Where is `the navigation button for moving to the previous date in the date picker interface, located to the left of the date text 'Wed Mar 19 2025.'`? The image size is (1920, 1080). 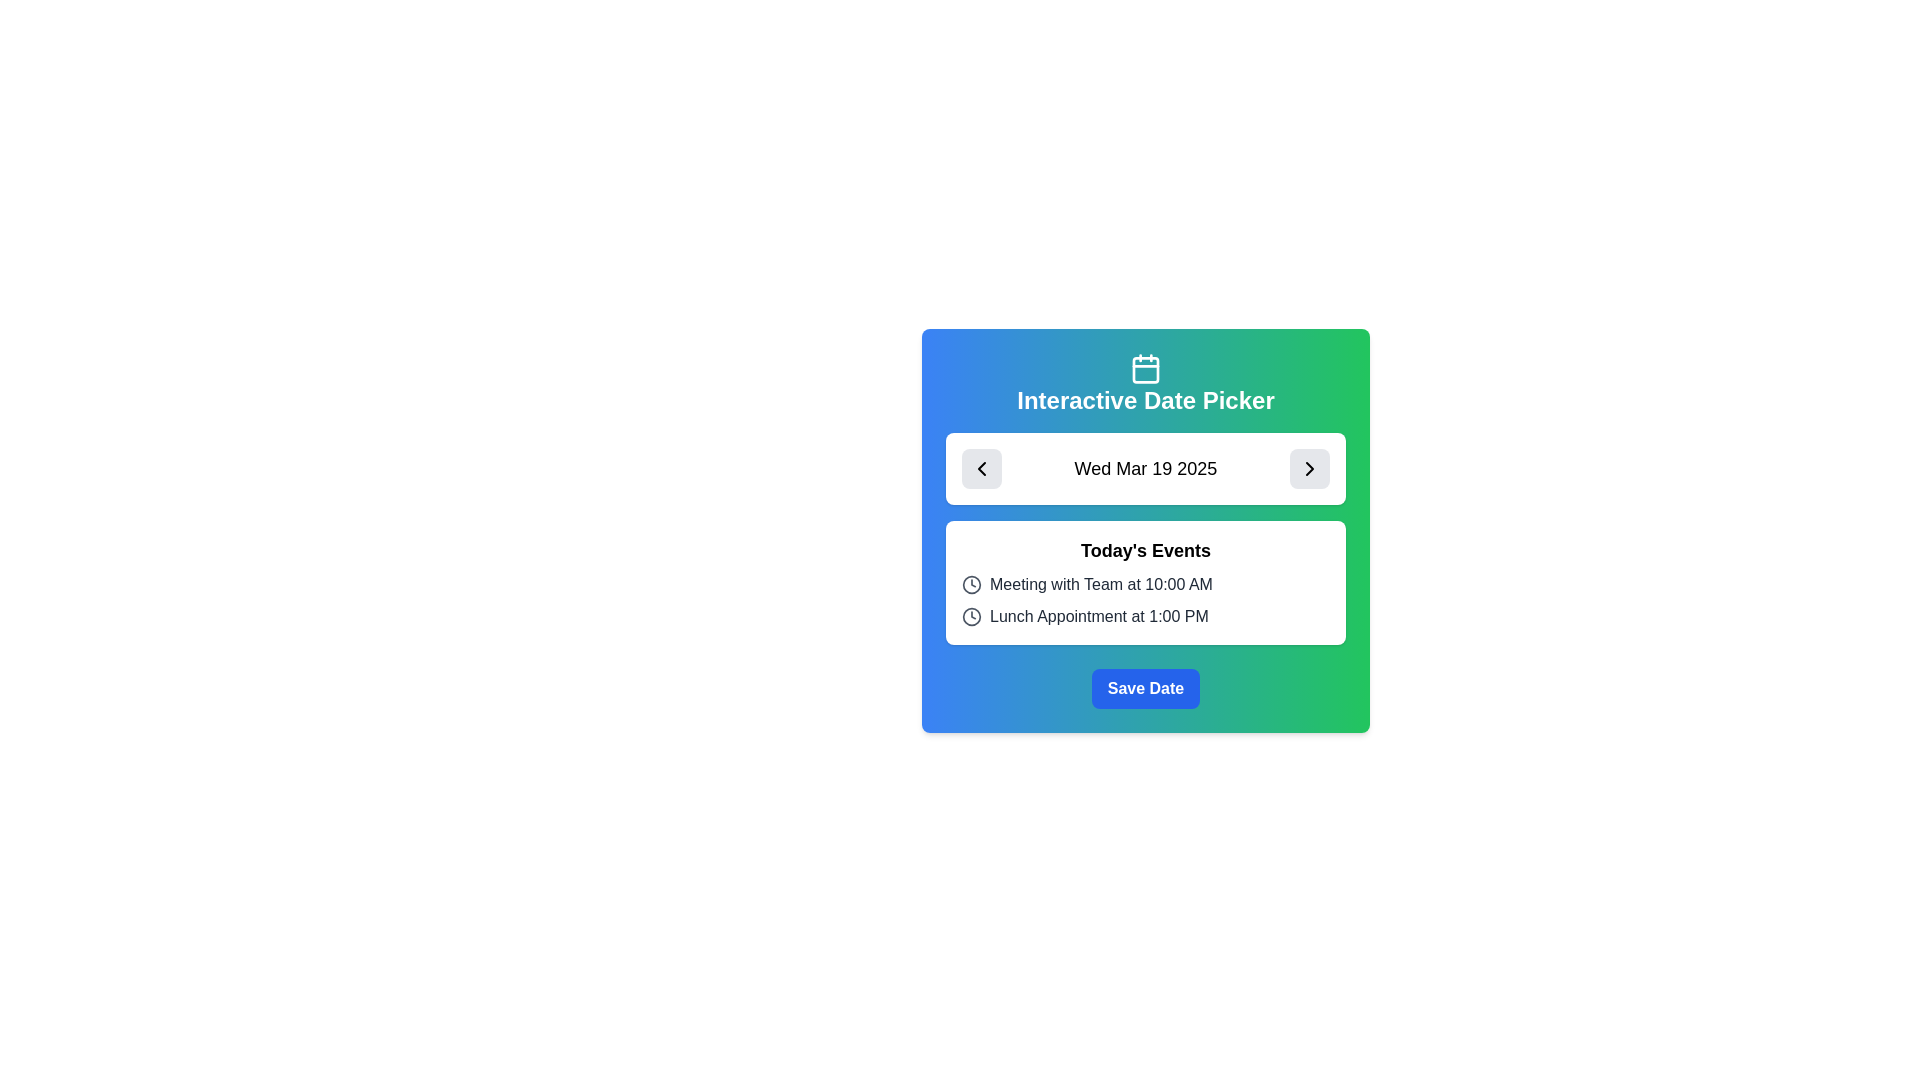
the navigation button for moving to the previous date in the date picker interface, located to the left of the date text 'Wed Mar 19 2025.' is located at coordinates (982, 469).